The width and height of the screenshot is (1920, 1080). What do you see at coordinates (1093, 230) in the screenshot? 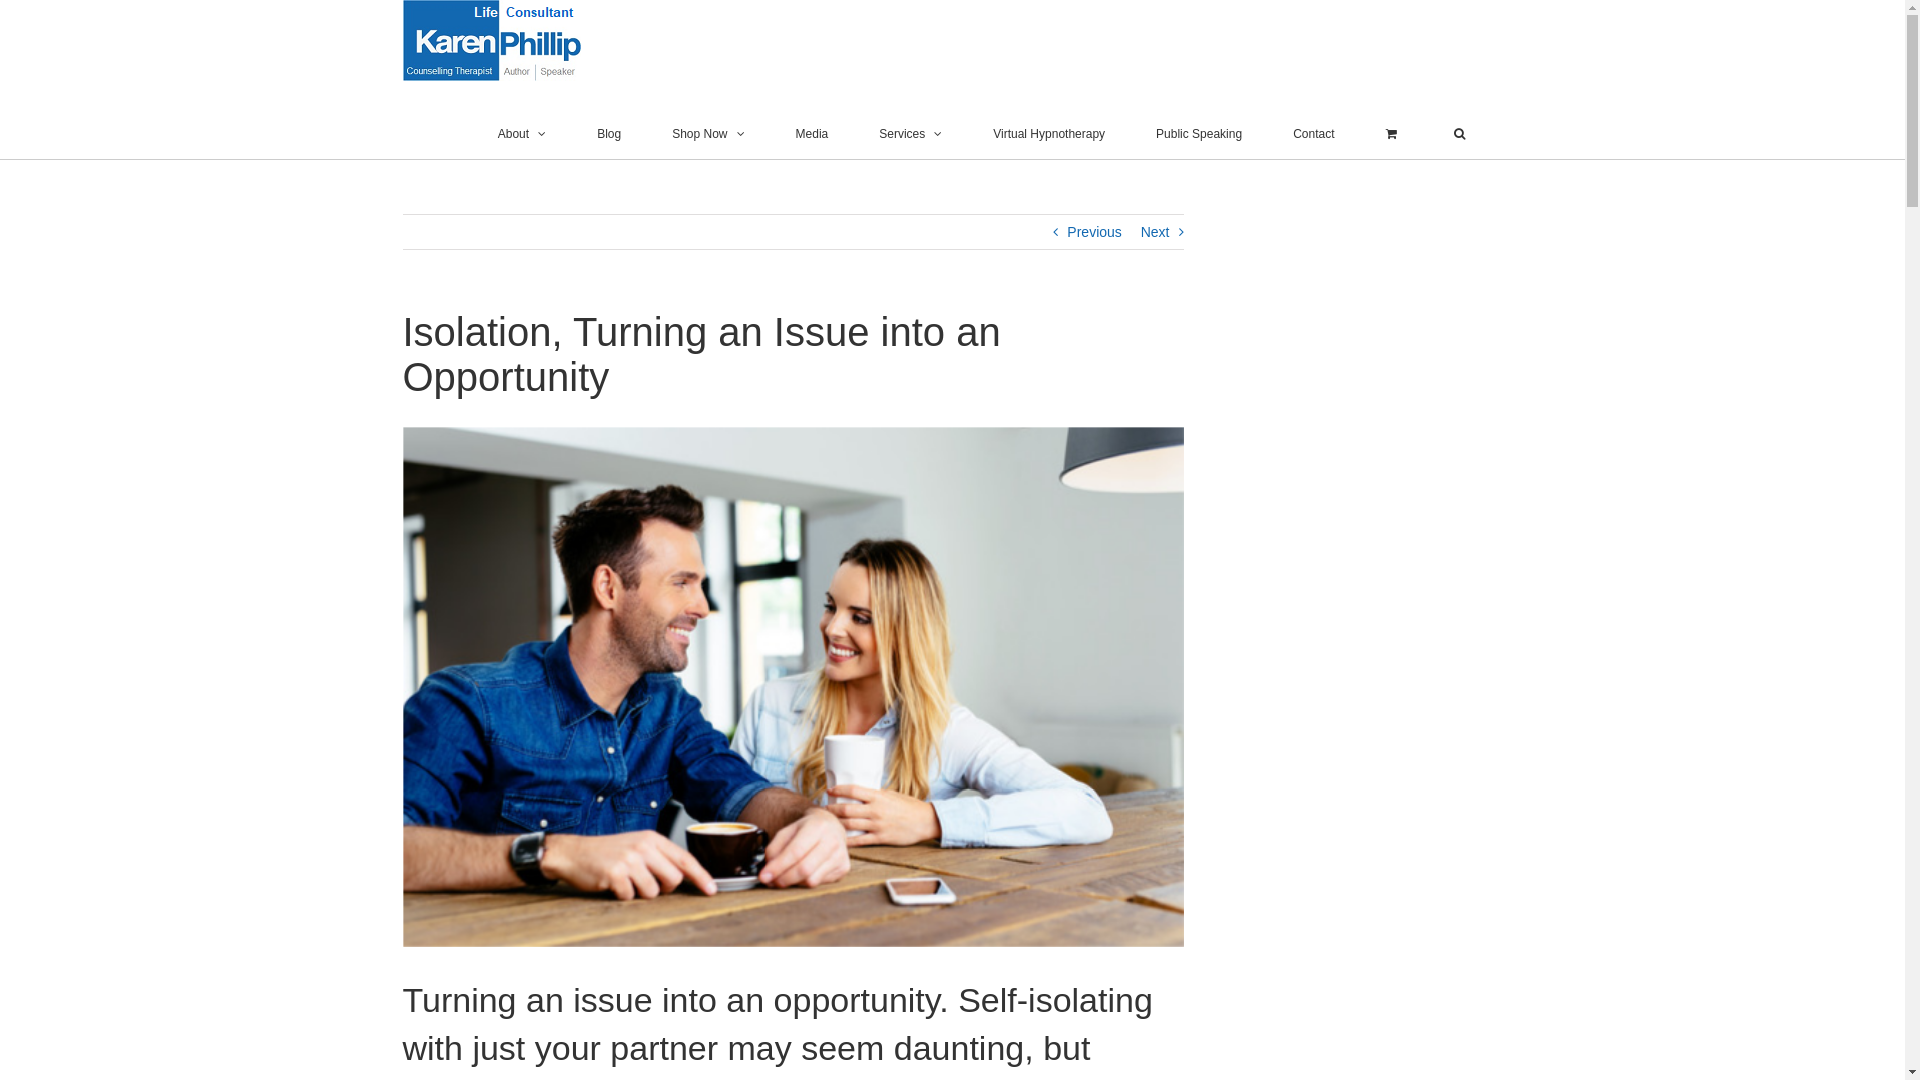
I see `'Previous'` at bounding box center [1093, 230].